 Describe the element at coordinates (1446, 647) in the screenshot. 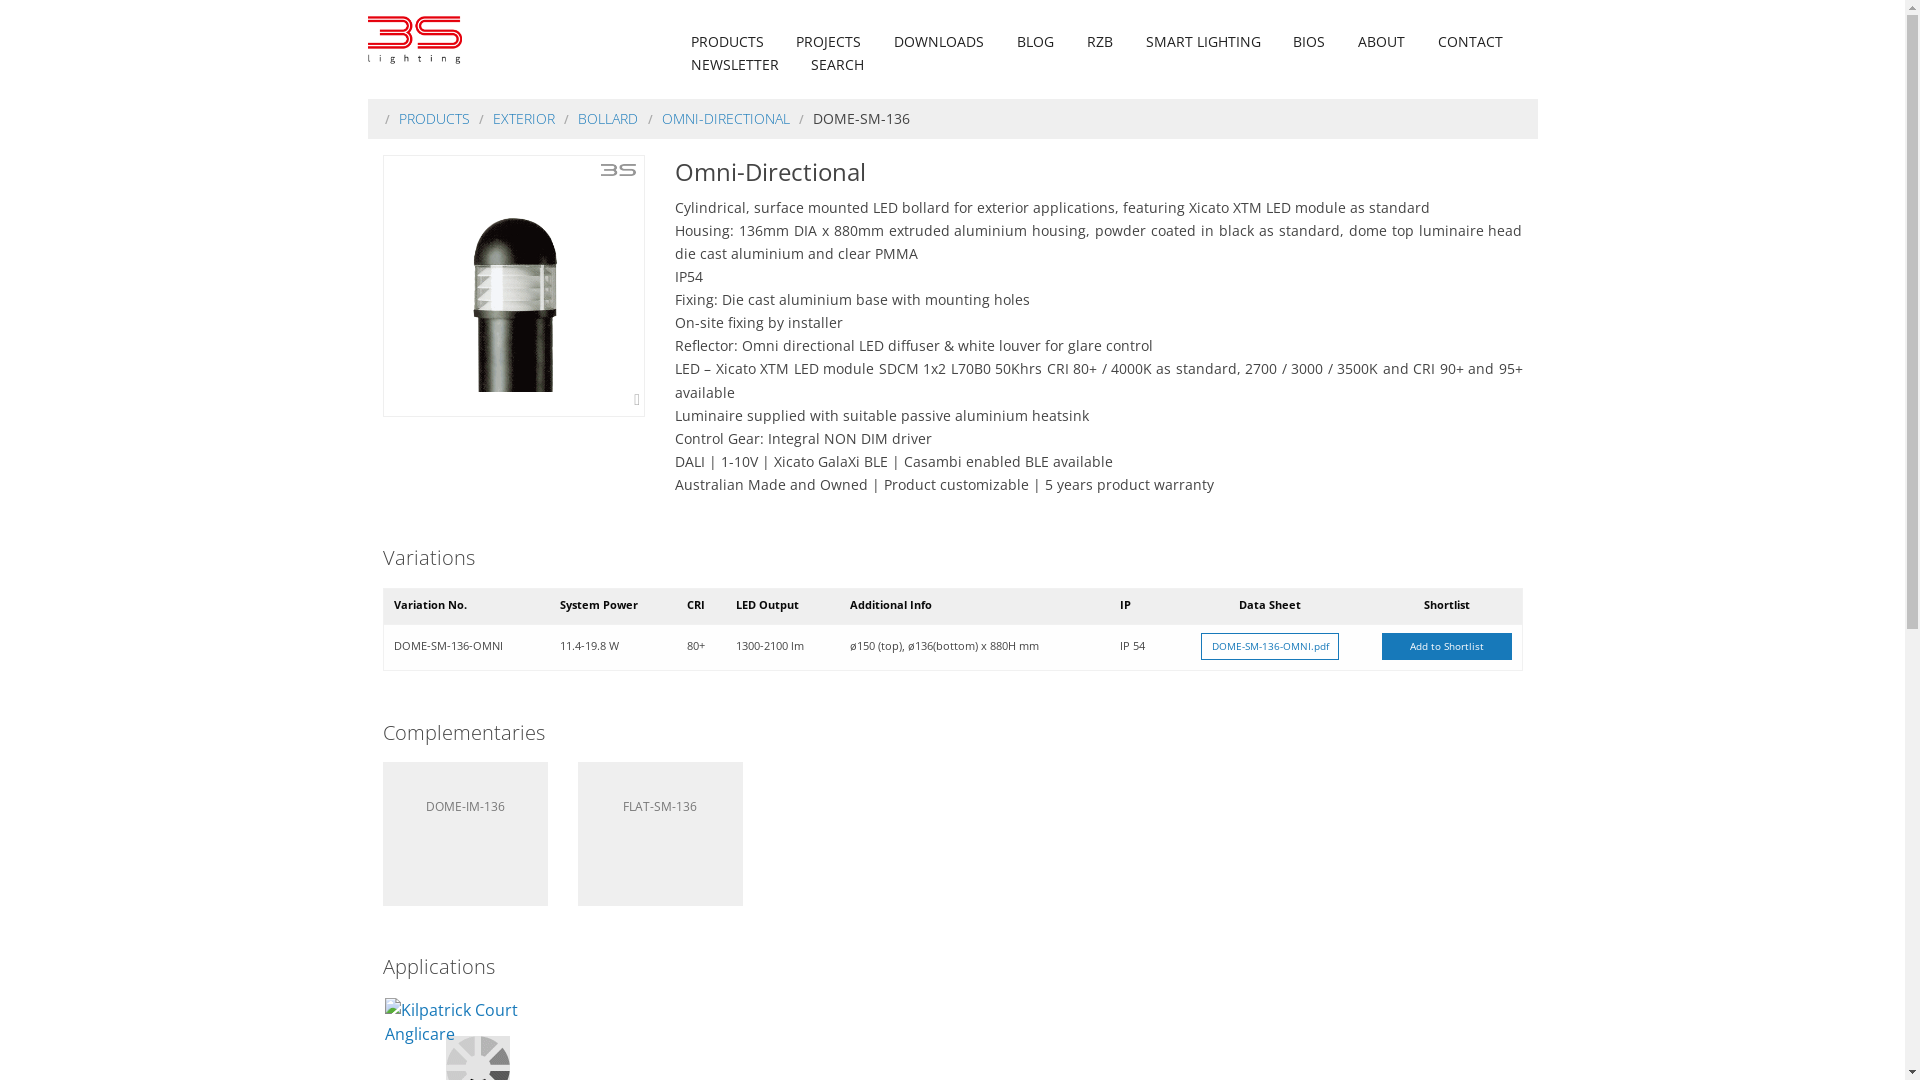

I see `'Add to Shortlist'` at that location.